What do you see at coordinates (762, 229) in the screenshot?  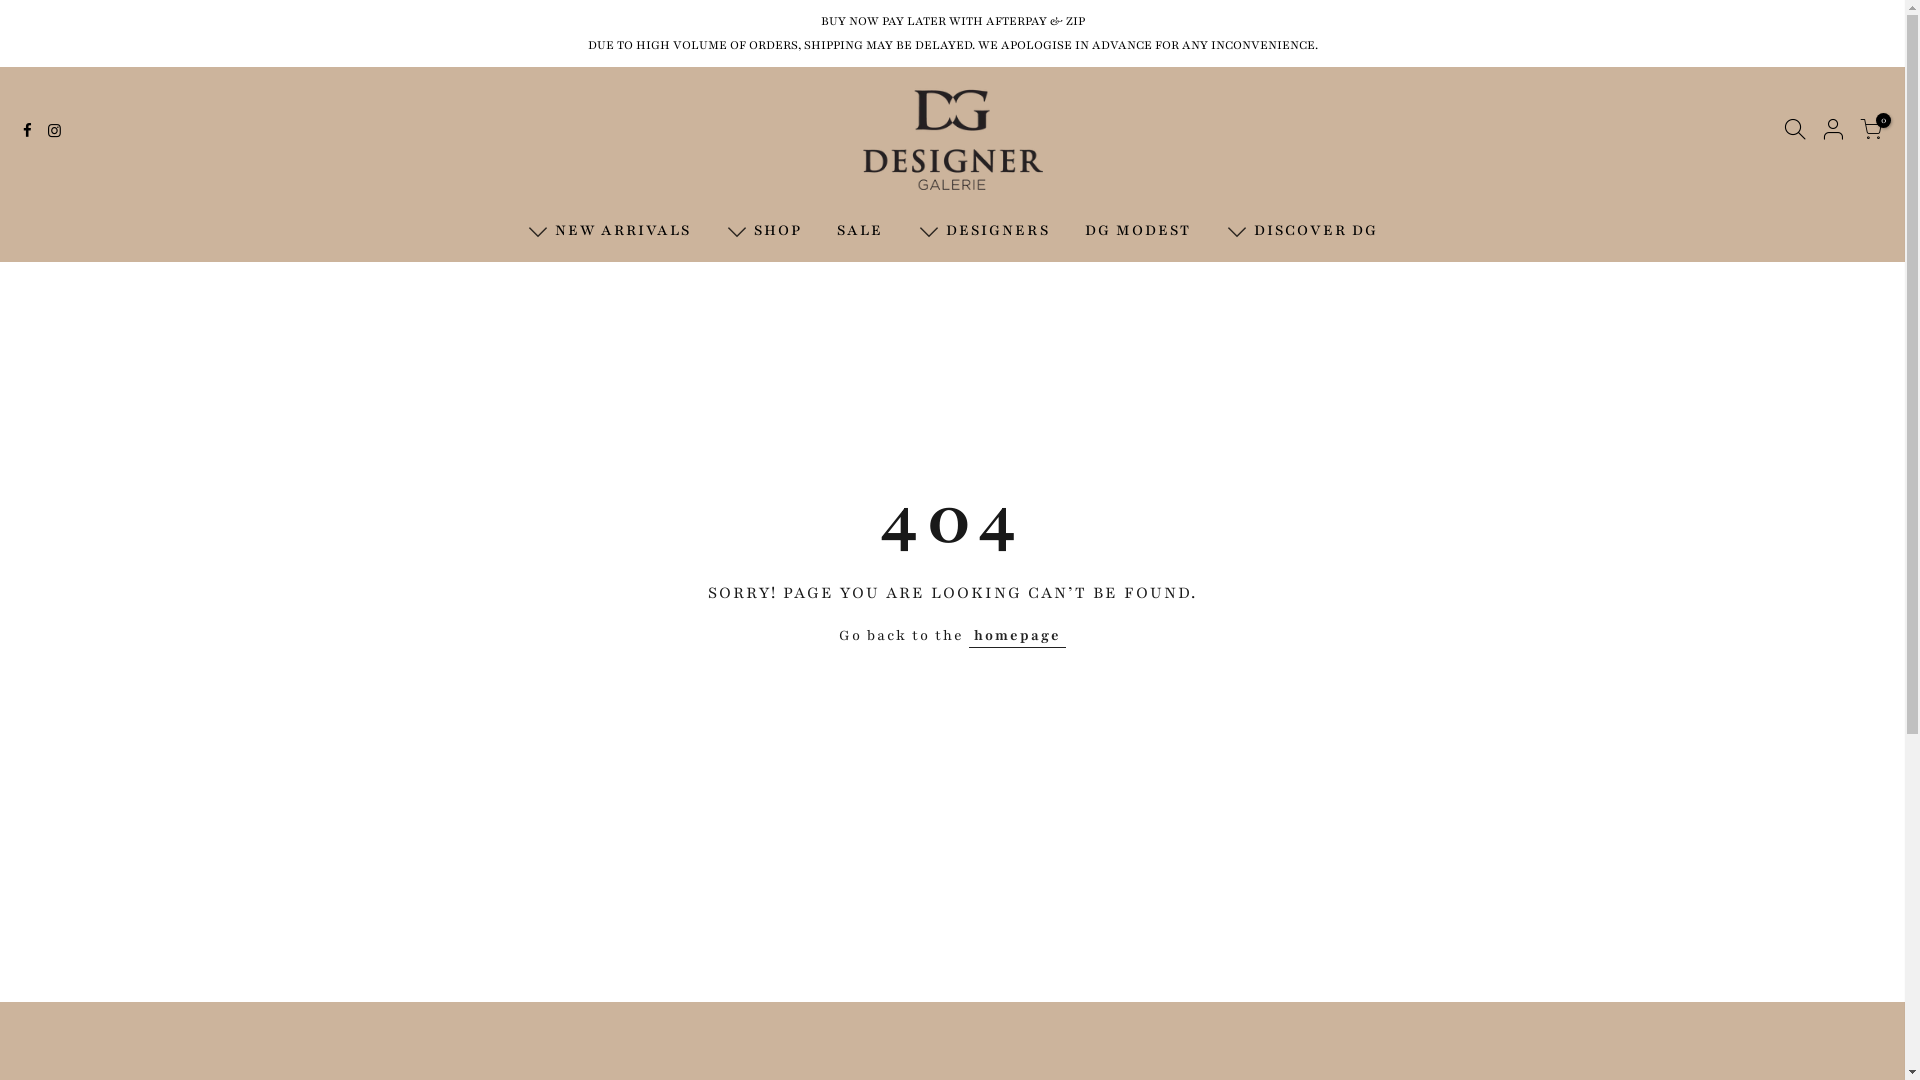 I see `'SHOP'` at bounding box center [762, 229].